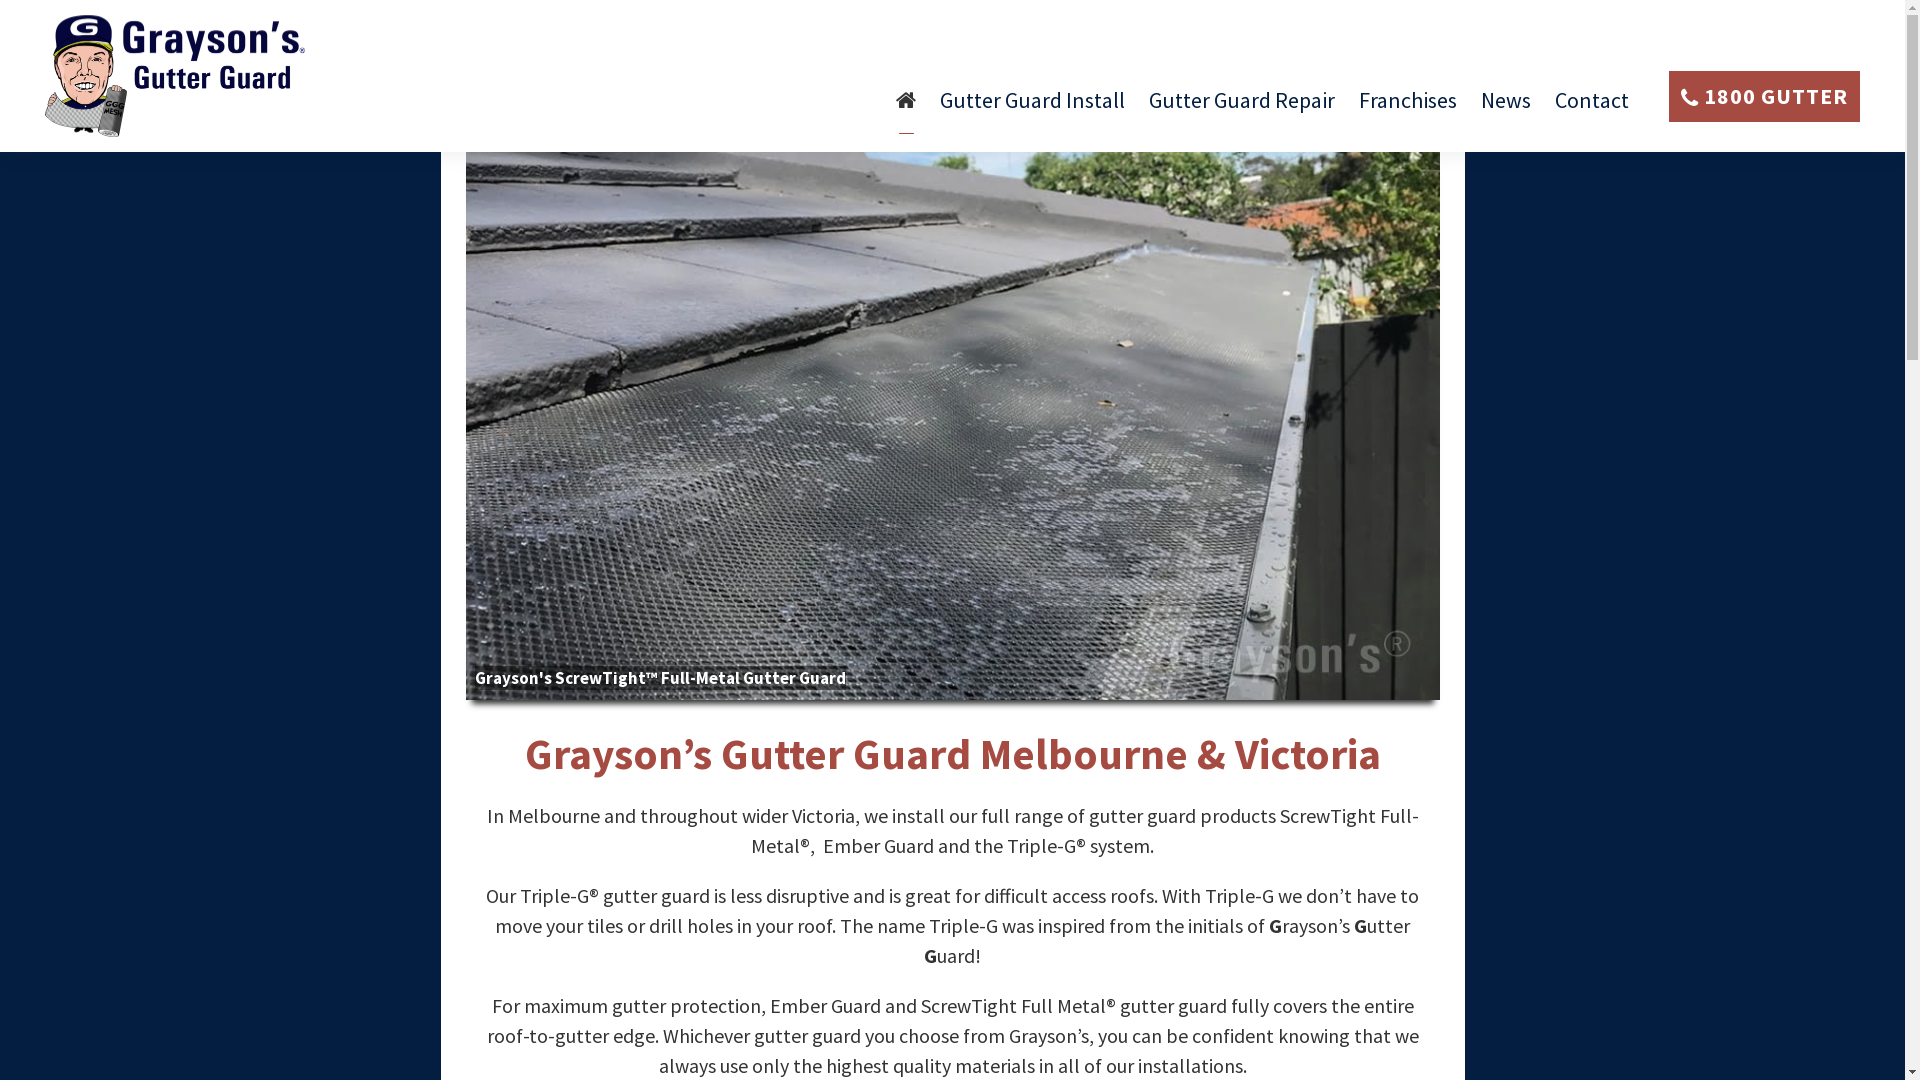 The width and height of the screenshot is (1920, 1080). I want to click on 'Contact', so click(1554, 108).